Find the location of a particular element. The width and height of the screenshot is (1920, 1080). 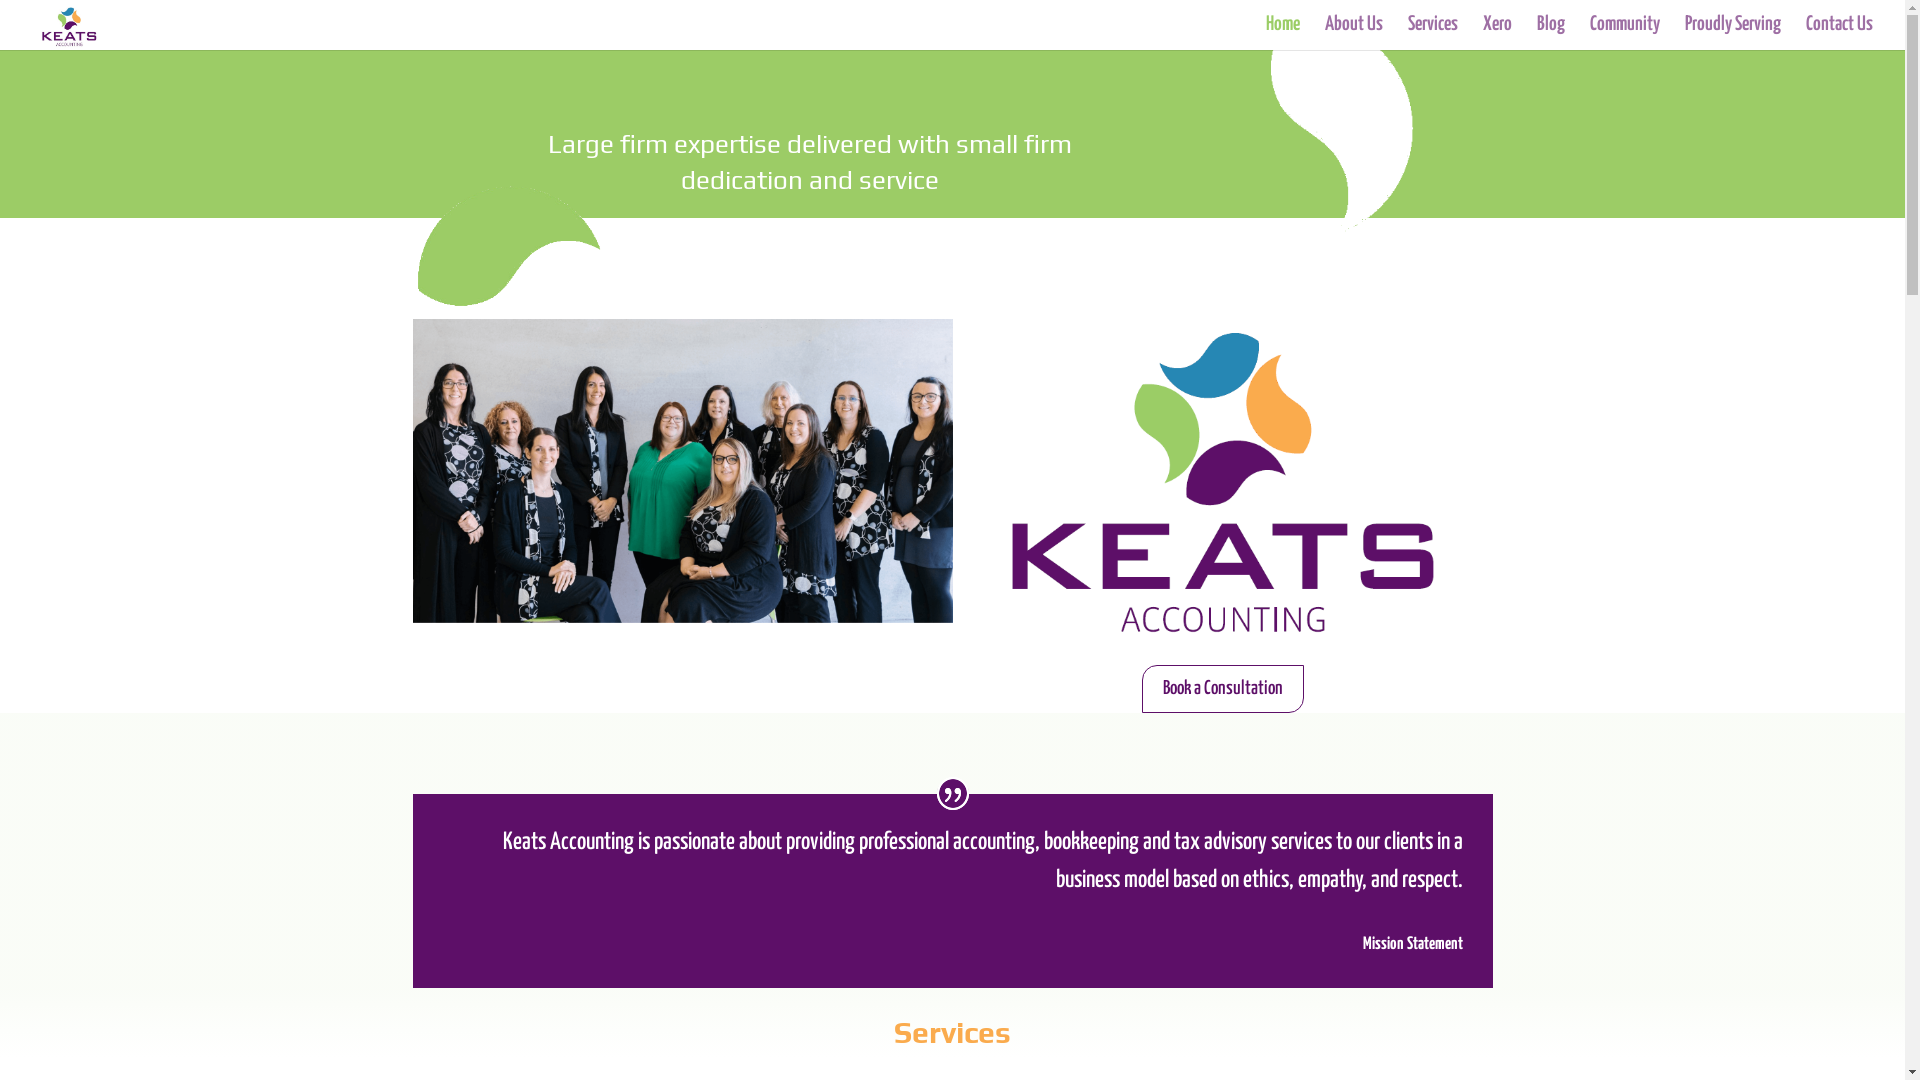

'Community' is located at coordinates (1625, 34).